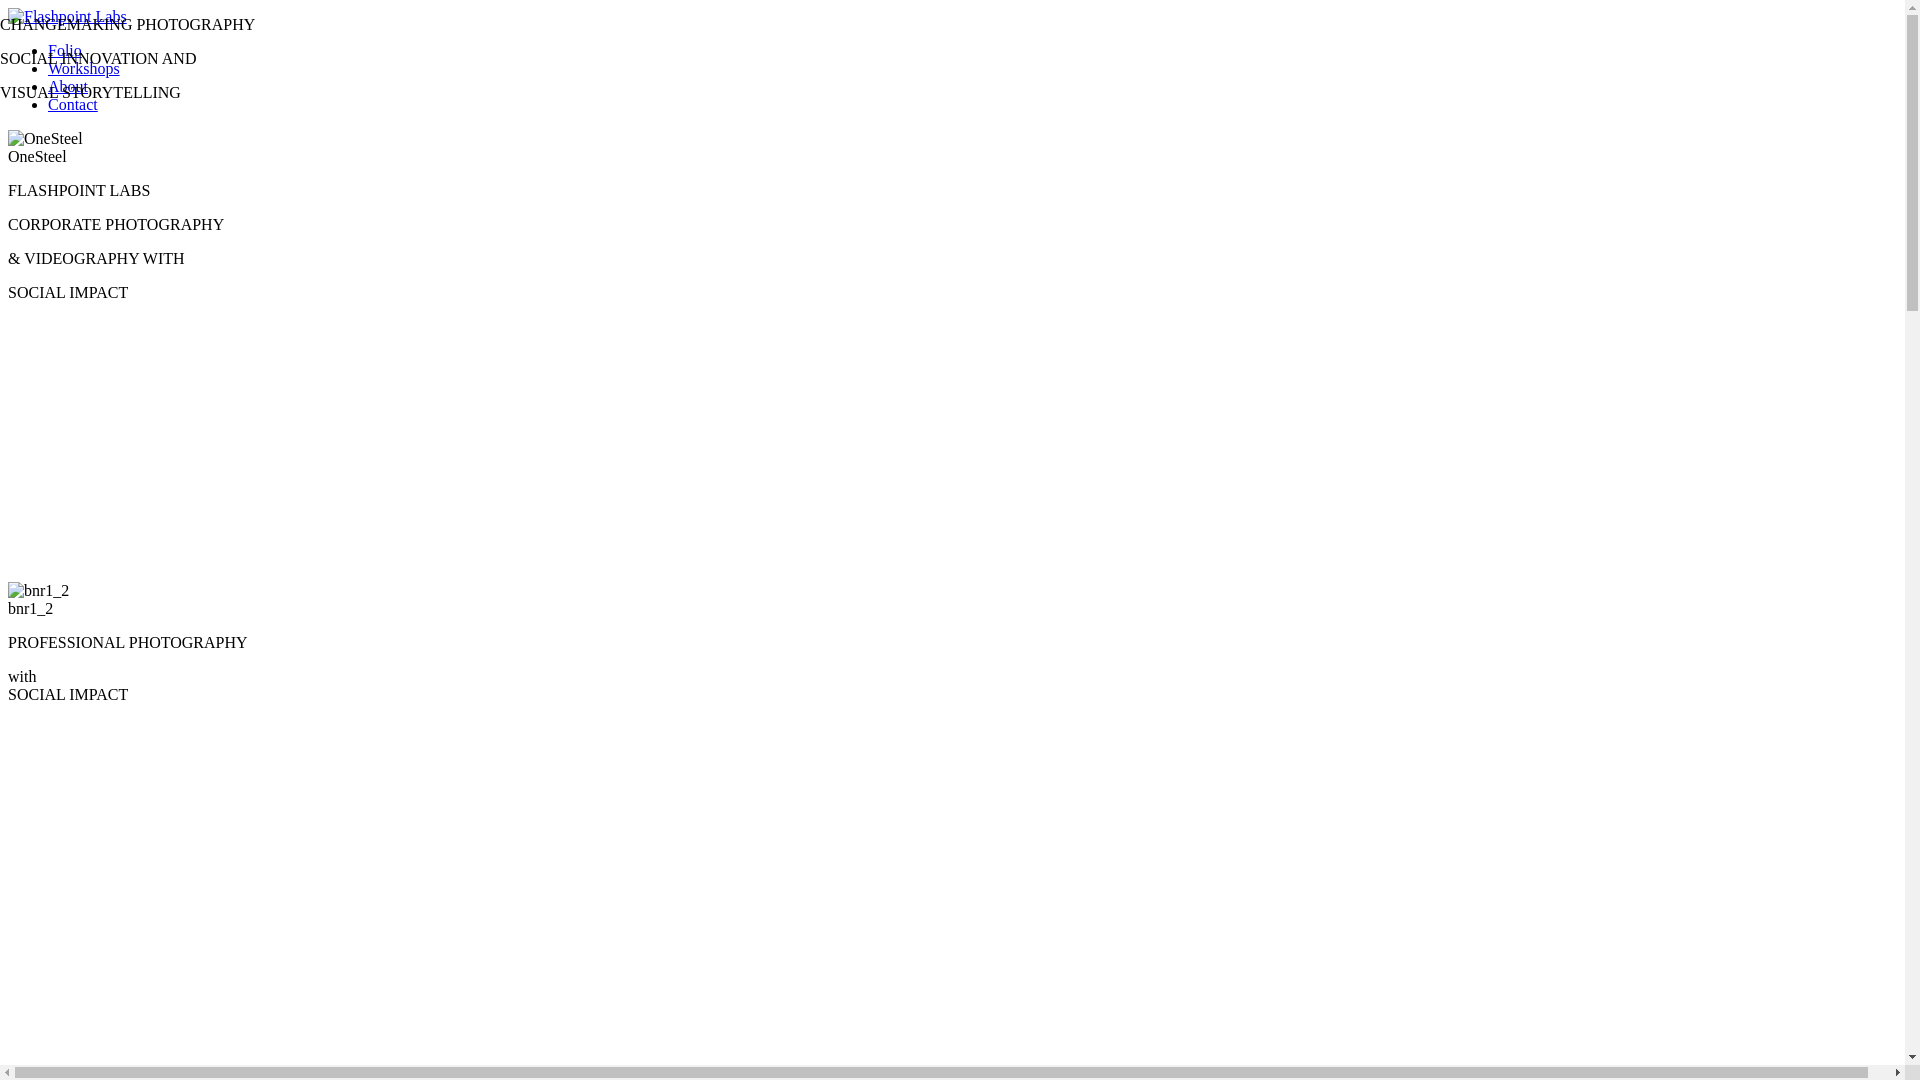 This screenshot has width=1920, height=1080. Describe the element at coordinates (65, 49) in the screenshot. I see `'Folio'` at that location.